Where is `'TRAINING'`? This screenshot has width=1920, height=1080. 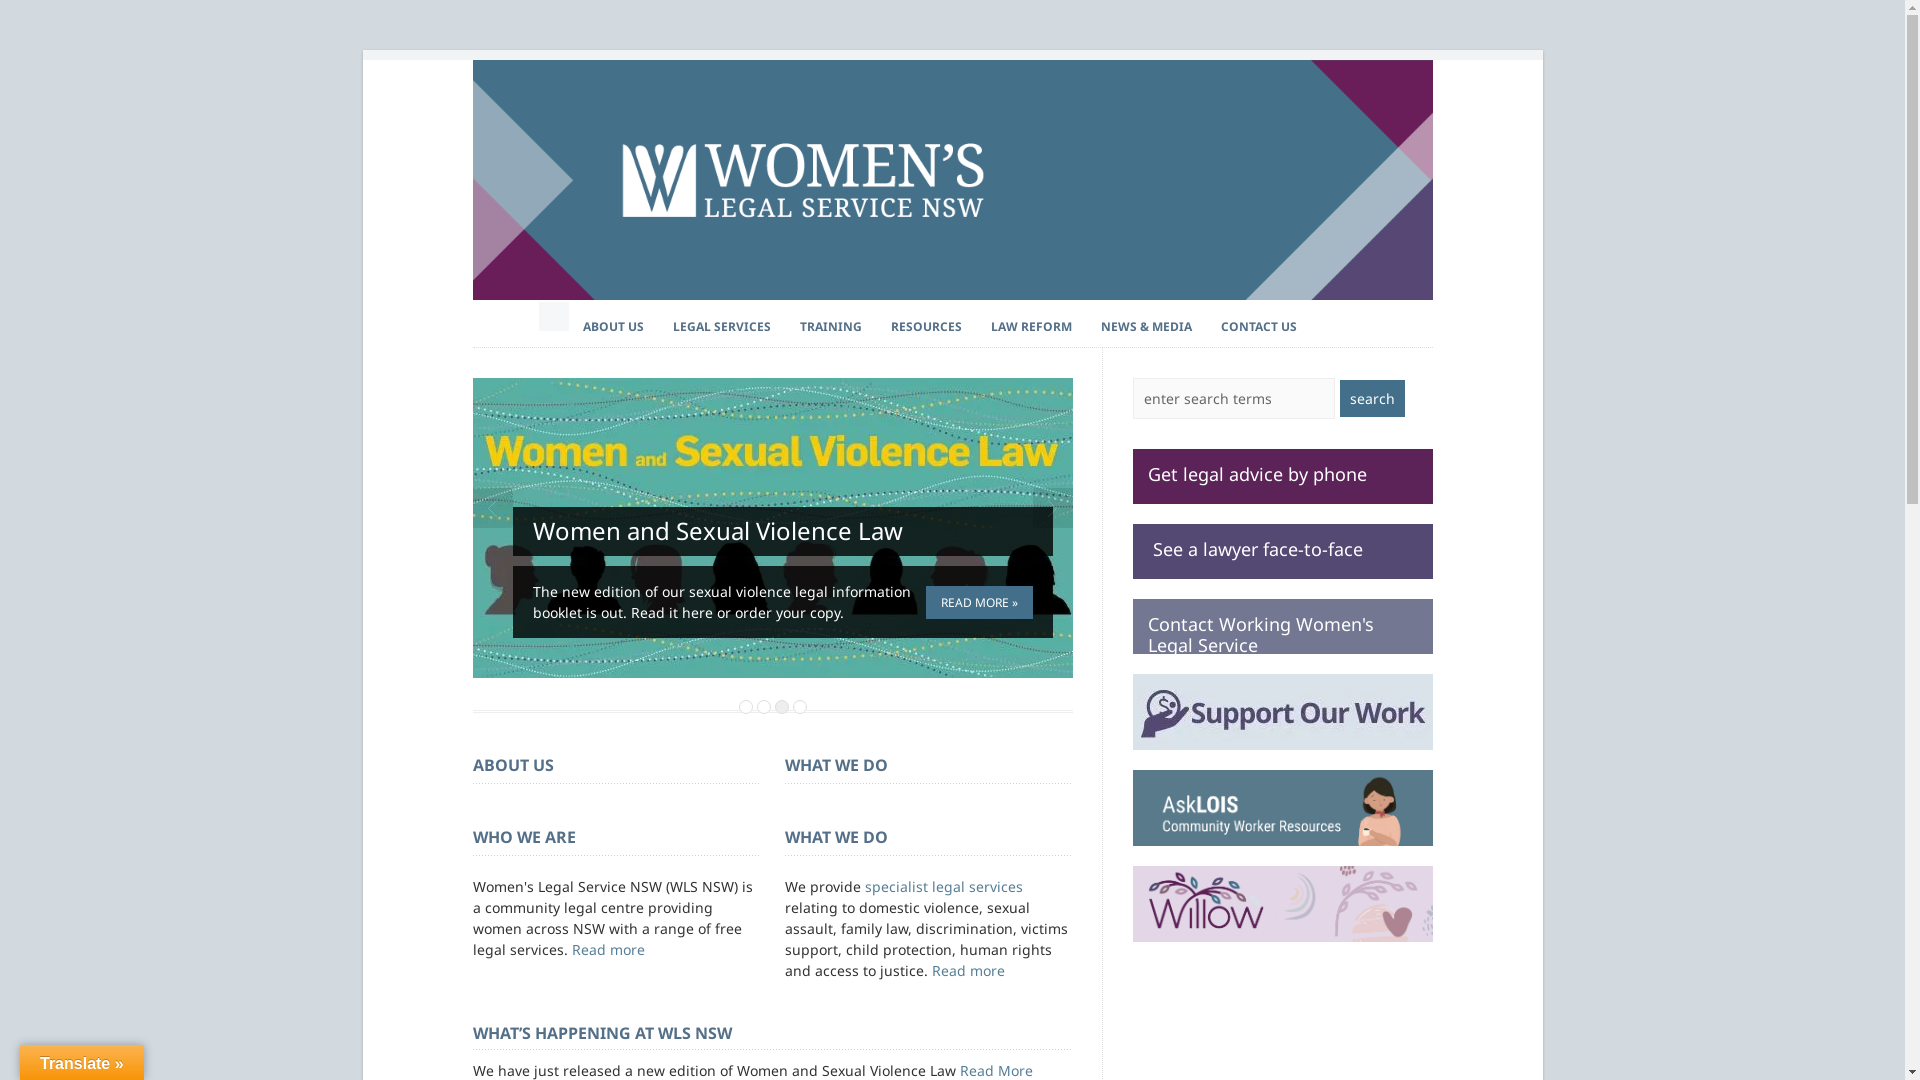 'TRAINING' is located at coordinates (830, 326).